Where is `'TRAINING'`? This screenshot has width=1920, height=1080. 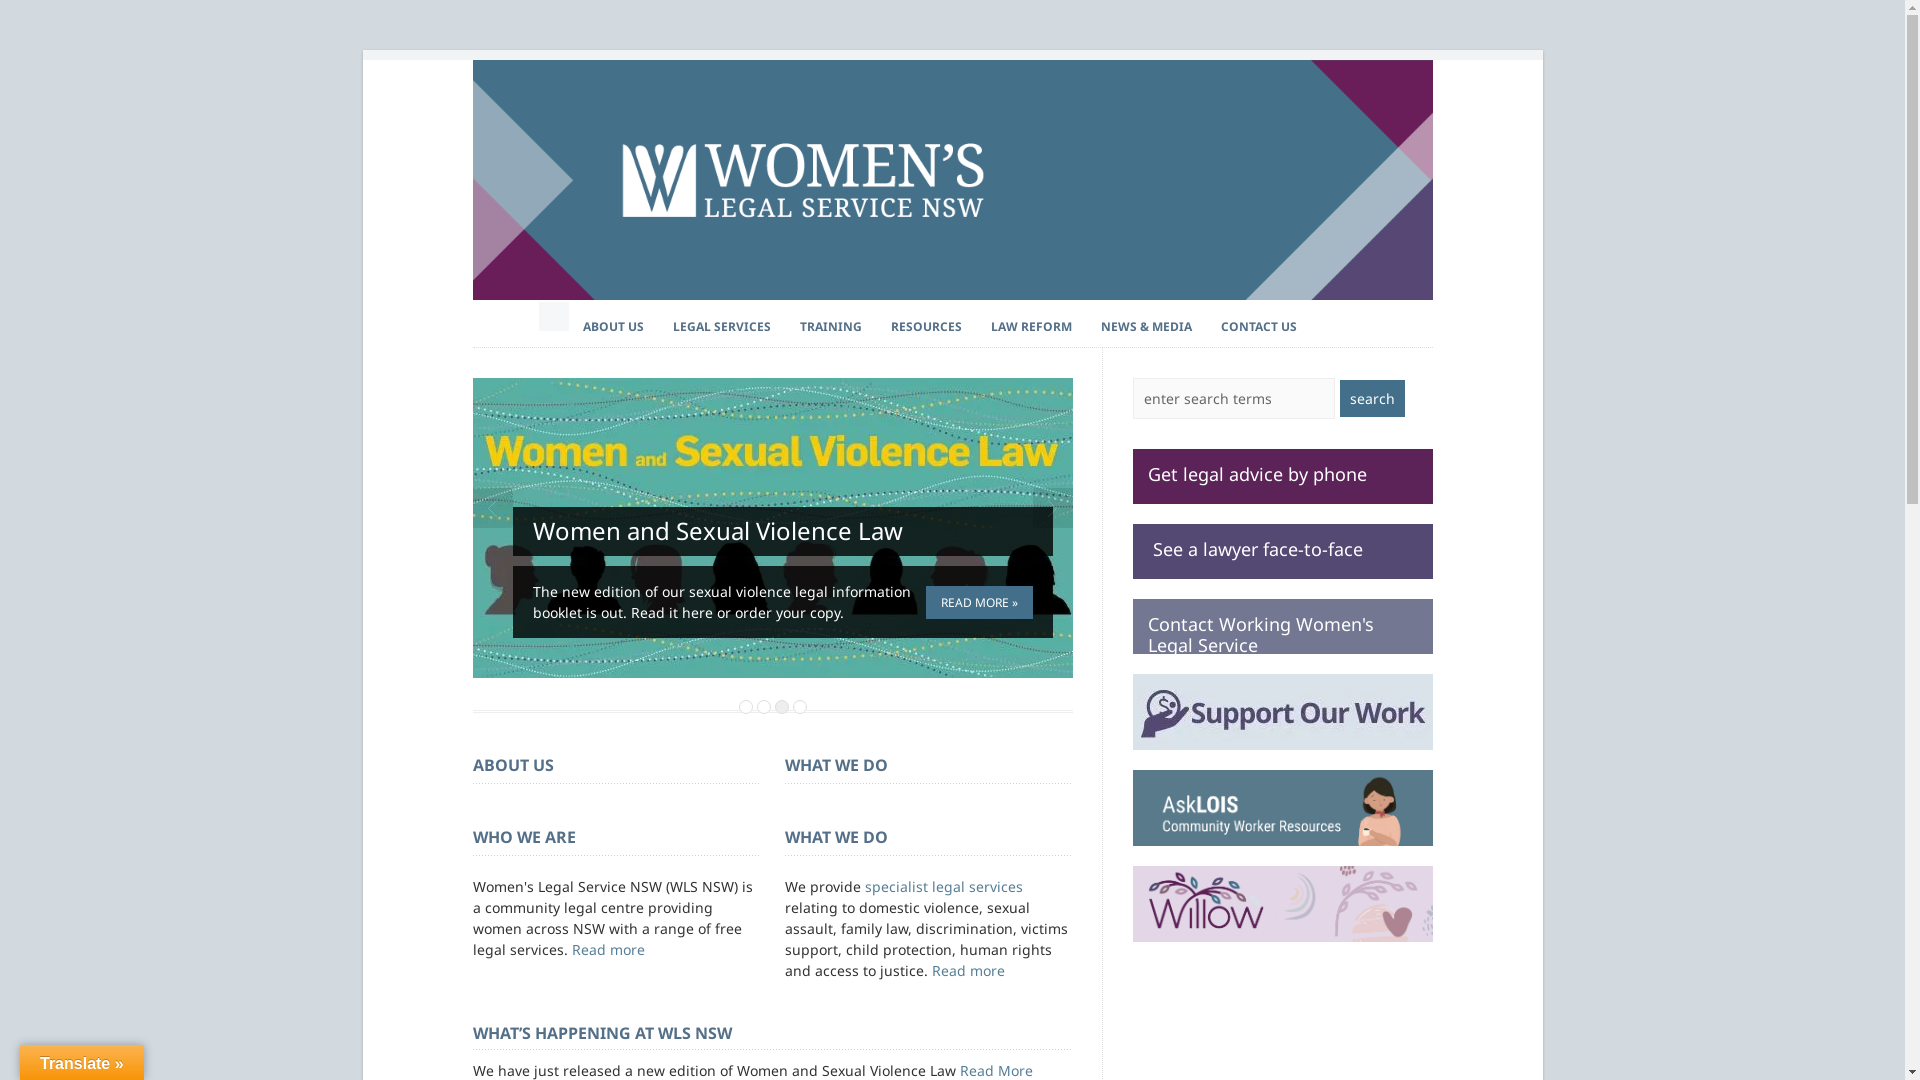 'TRAINING' is located at coordinates (830, 326).